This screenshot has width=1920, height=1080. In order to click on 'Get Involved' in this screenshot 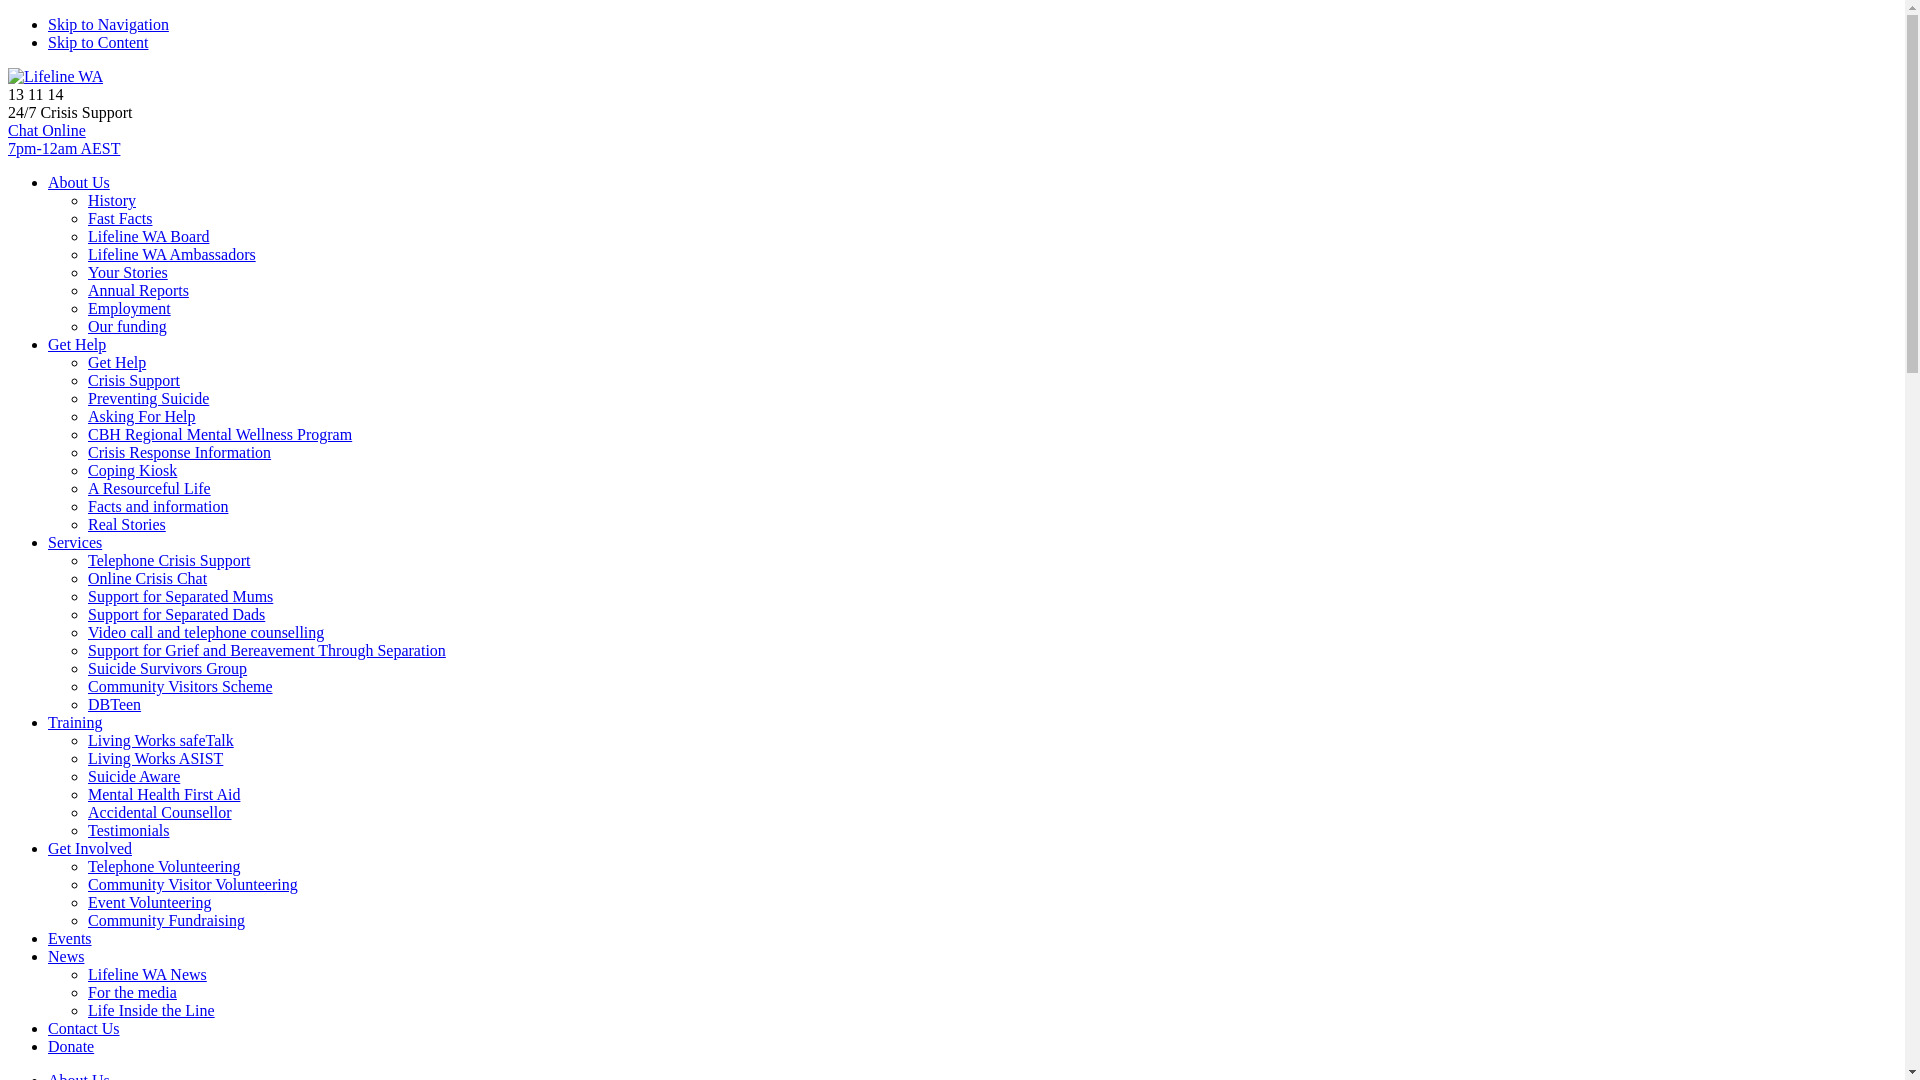, I will do `click(89, 848)`.